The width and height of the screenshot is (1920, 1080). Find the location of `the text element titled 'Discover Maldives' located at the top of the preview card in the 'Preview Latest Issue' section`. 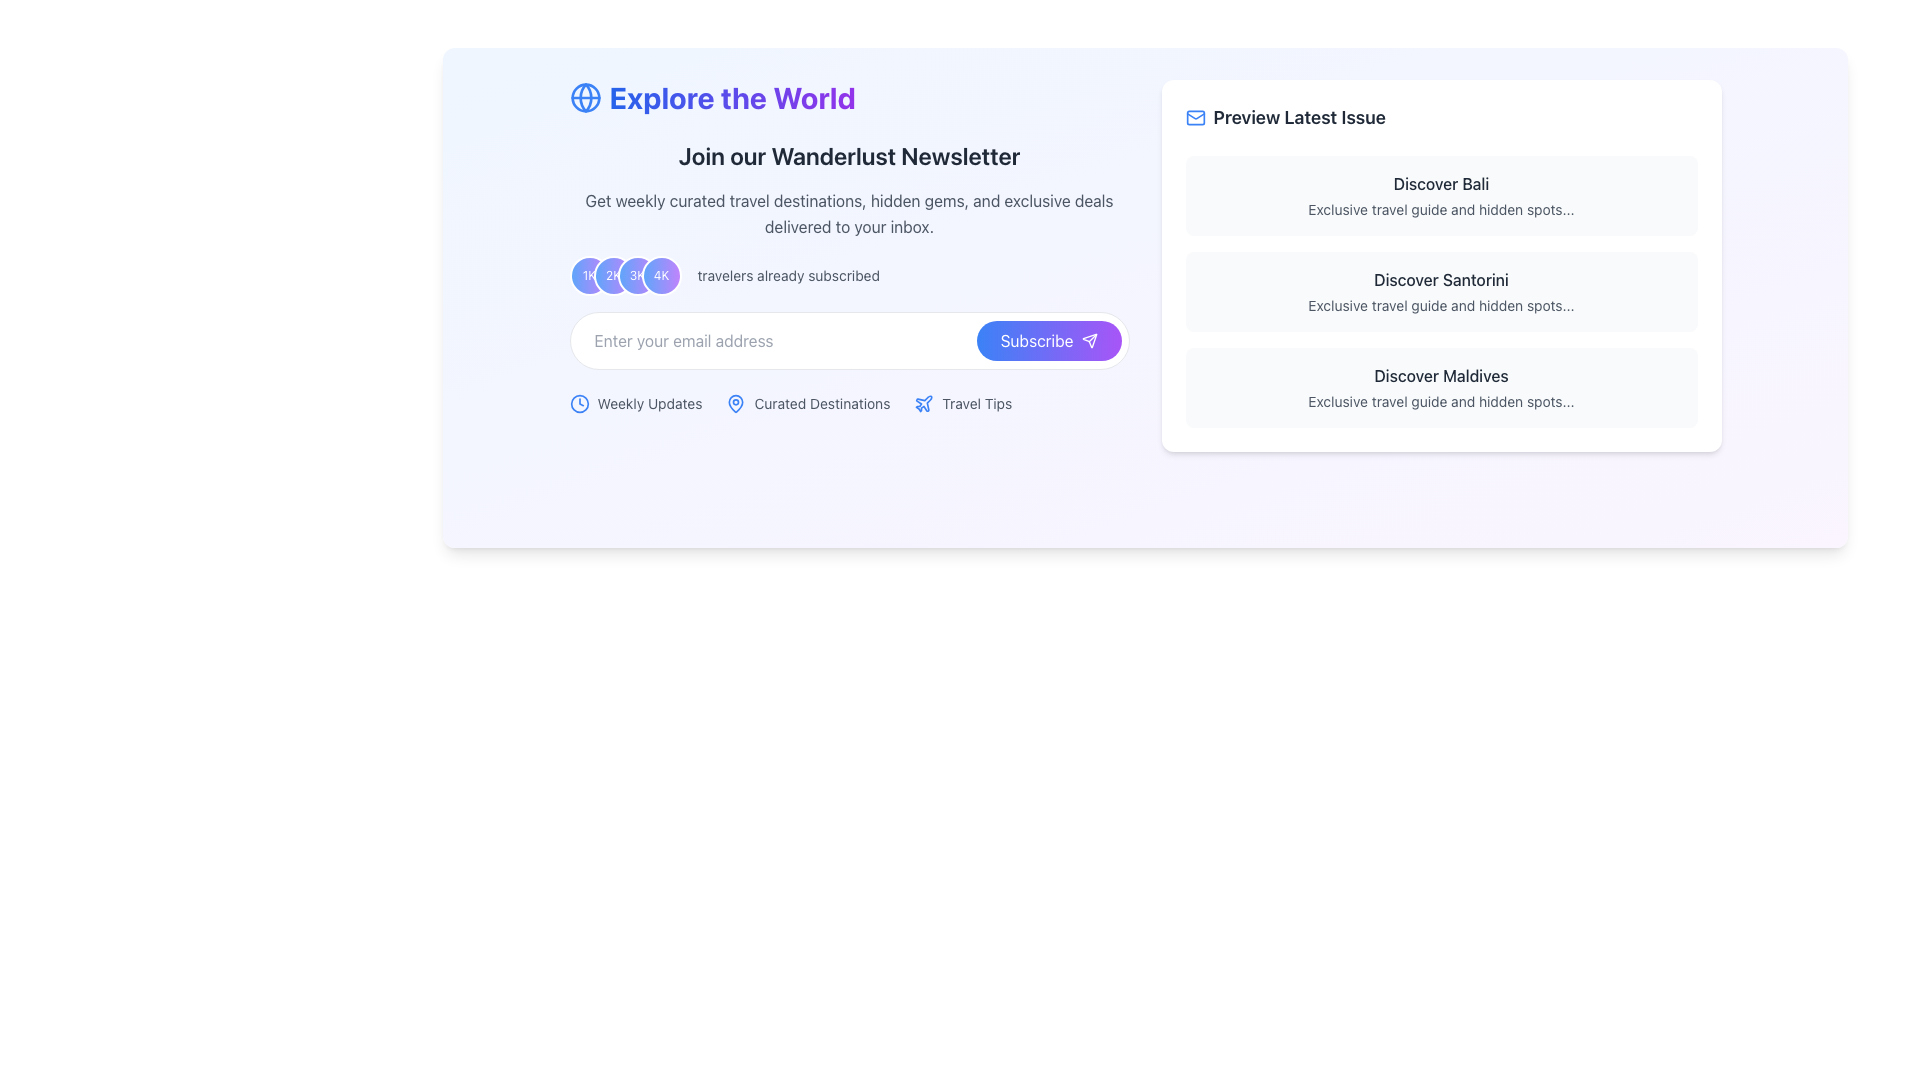

the text element titled 'Discover Maldives' located at the top of the preview card in the 'Preview Latest Issue' section is located at coordinates (1441, 375).